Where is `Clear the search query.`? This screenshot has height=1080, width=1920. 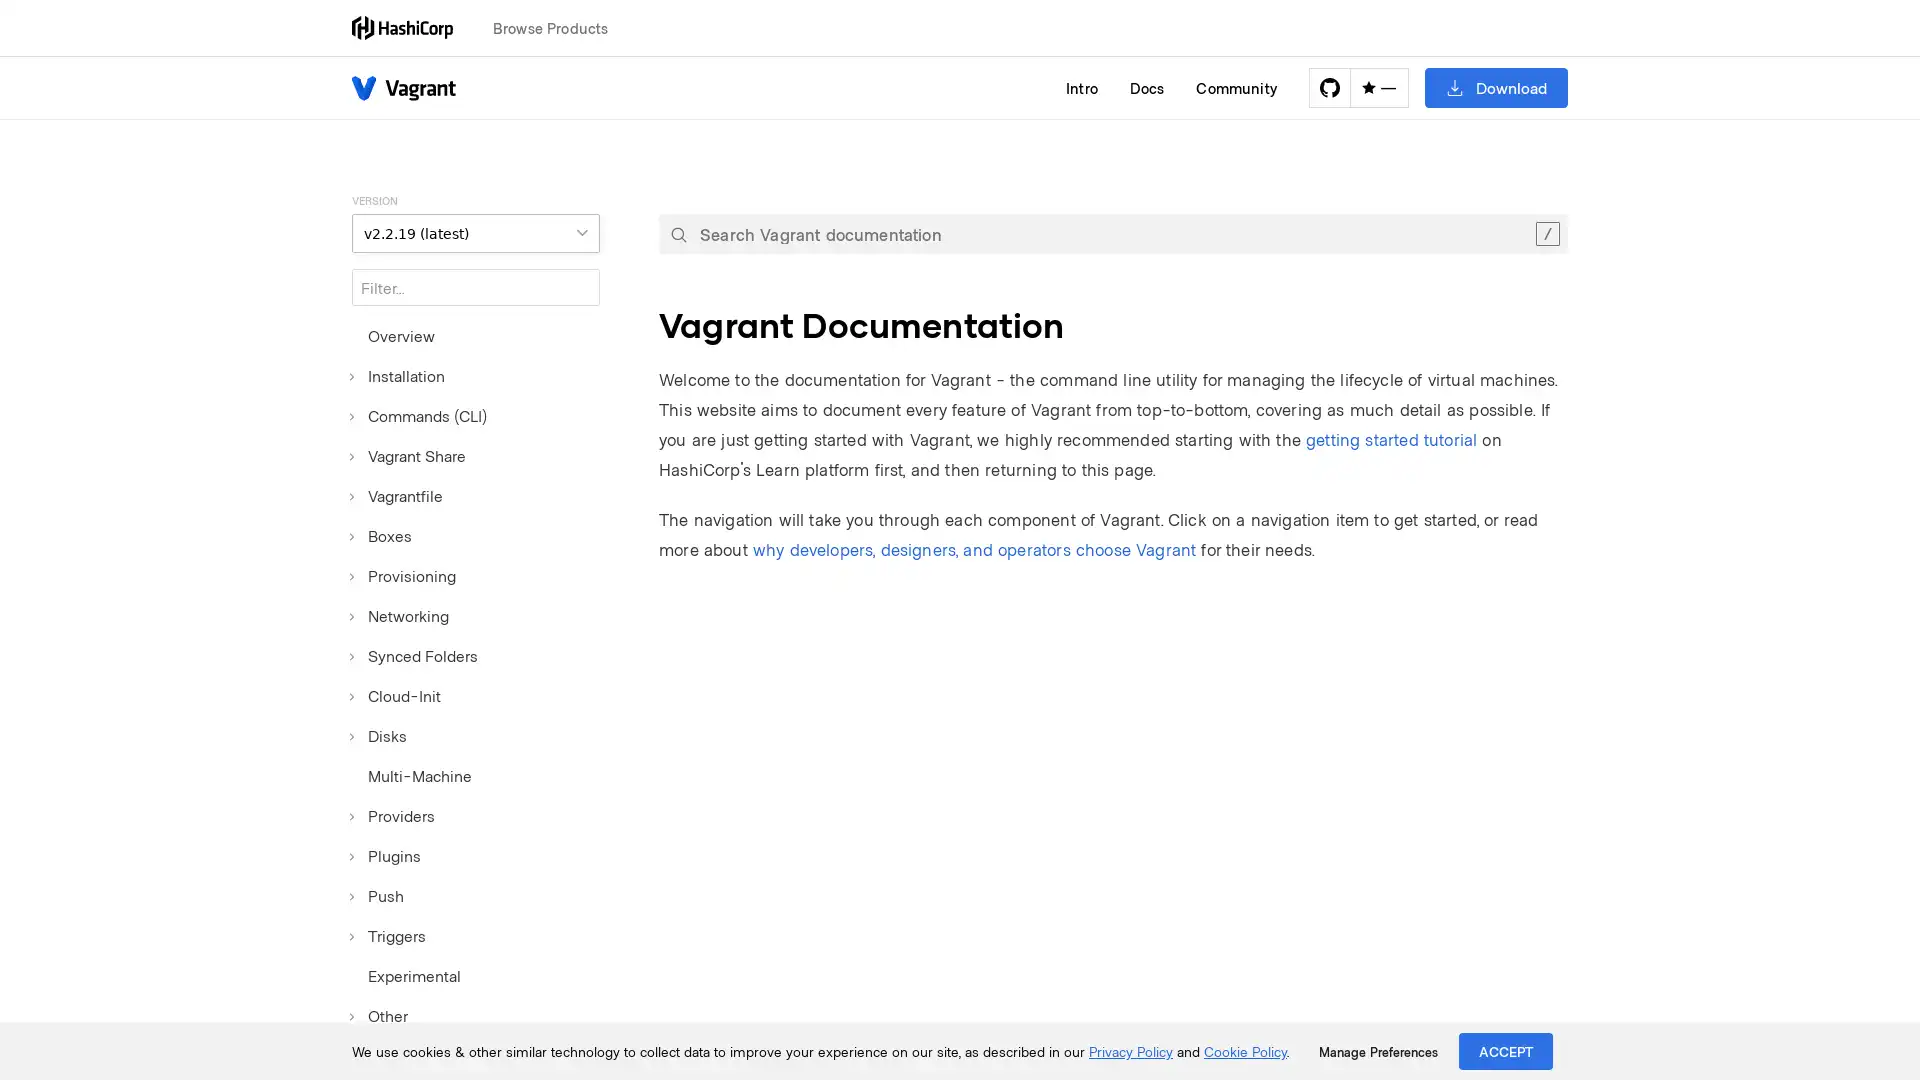 Clear the search query. is located at coordinates (1546, 233).